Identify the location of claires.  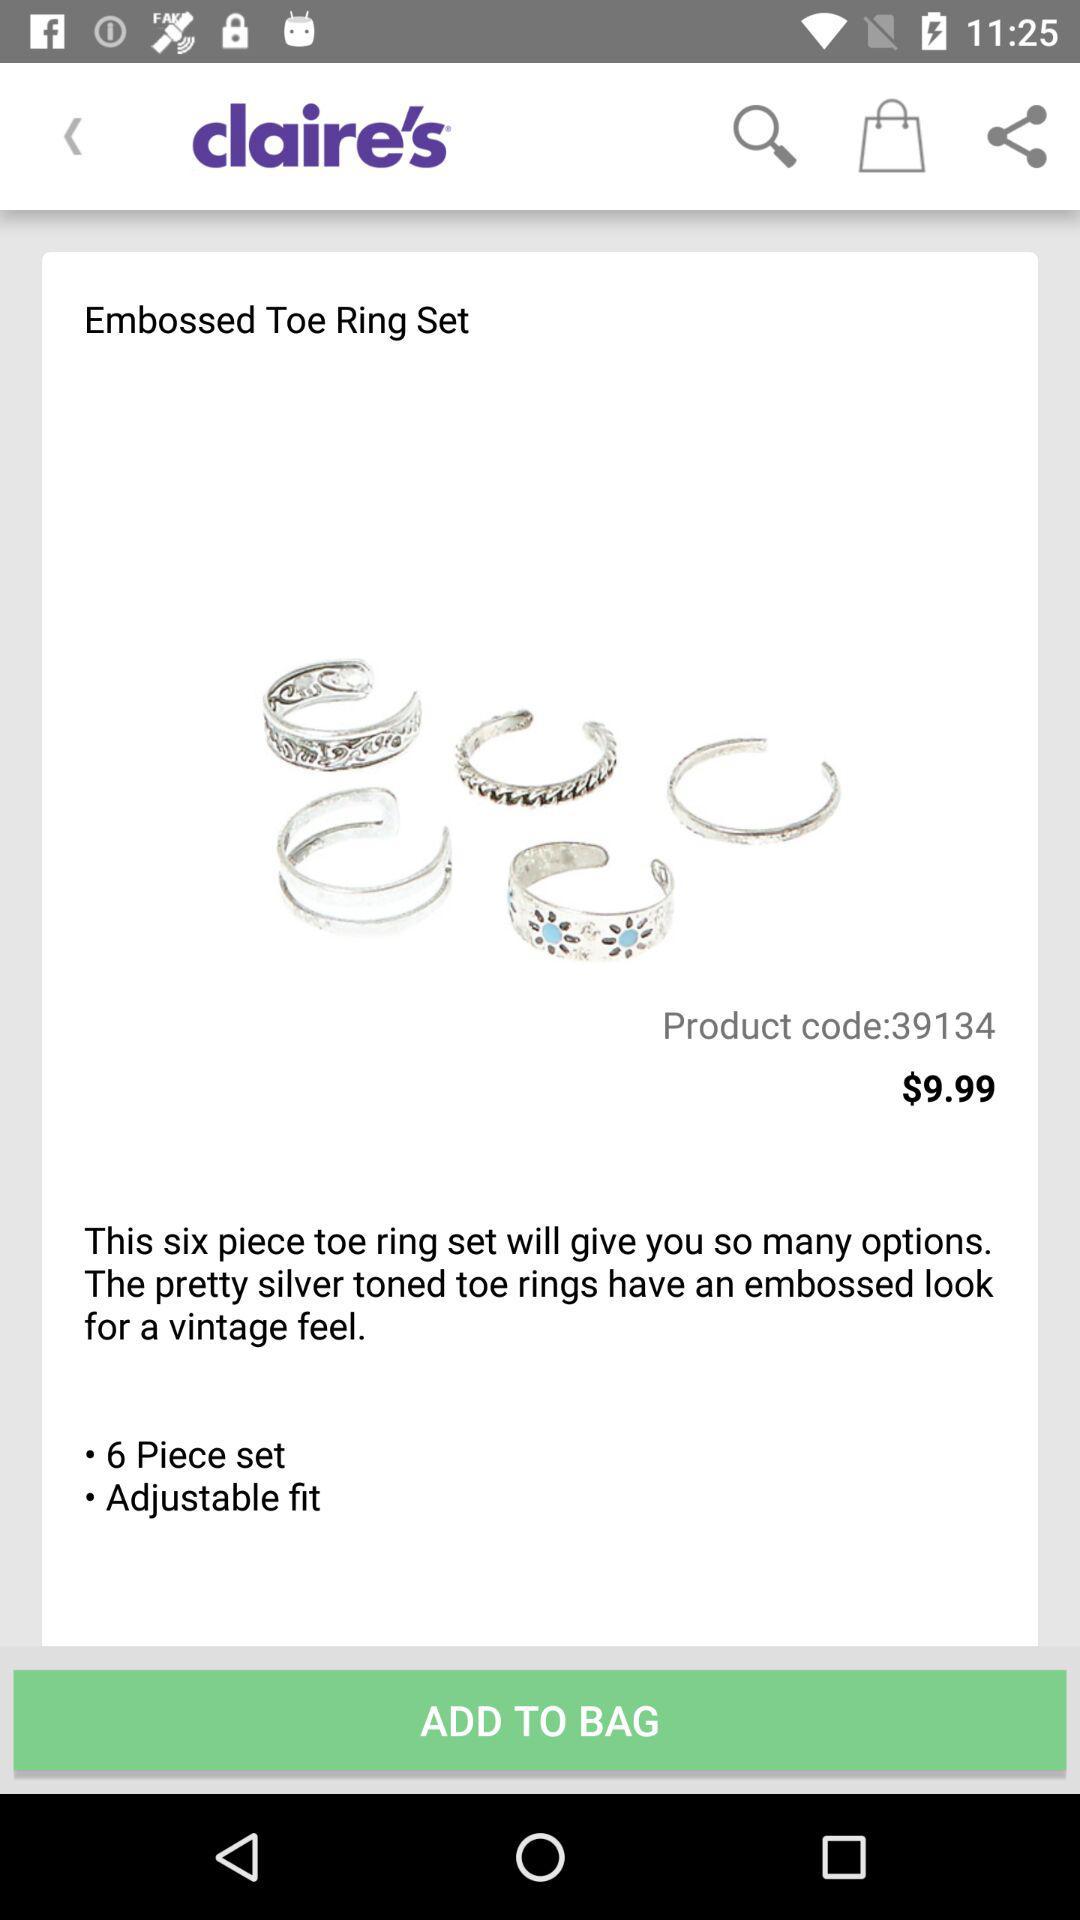
(423, 135).